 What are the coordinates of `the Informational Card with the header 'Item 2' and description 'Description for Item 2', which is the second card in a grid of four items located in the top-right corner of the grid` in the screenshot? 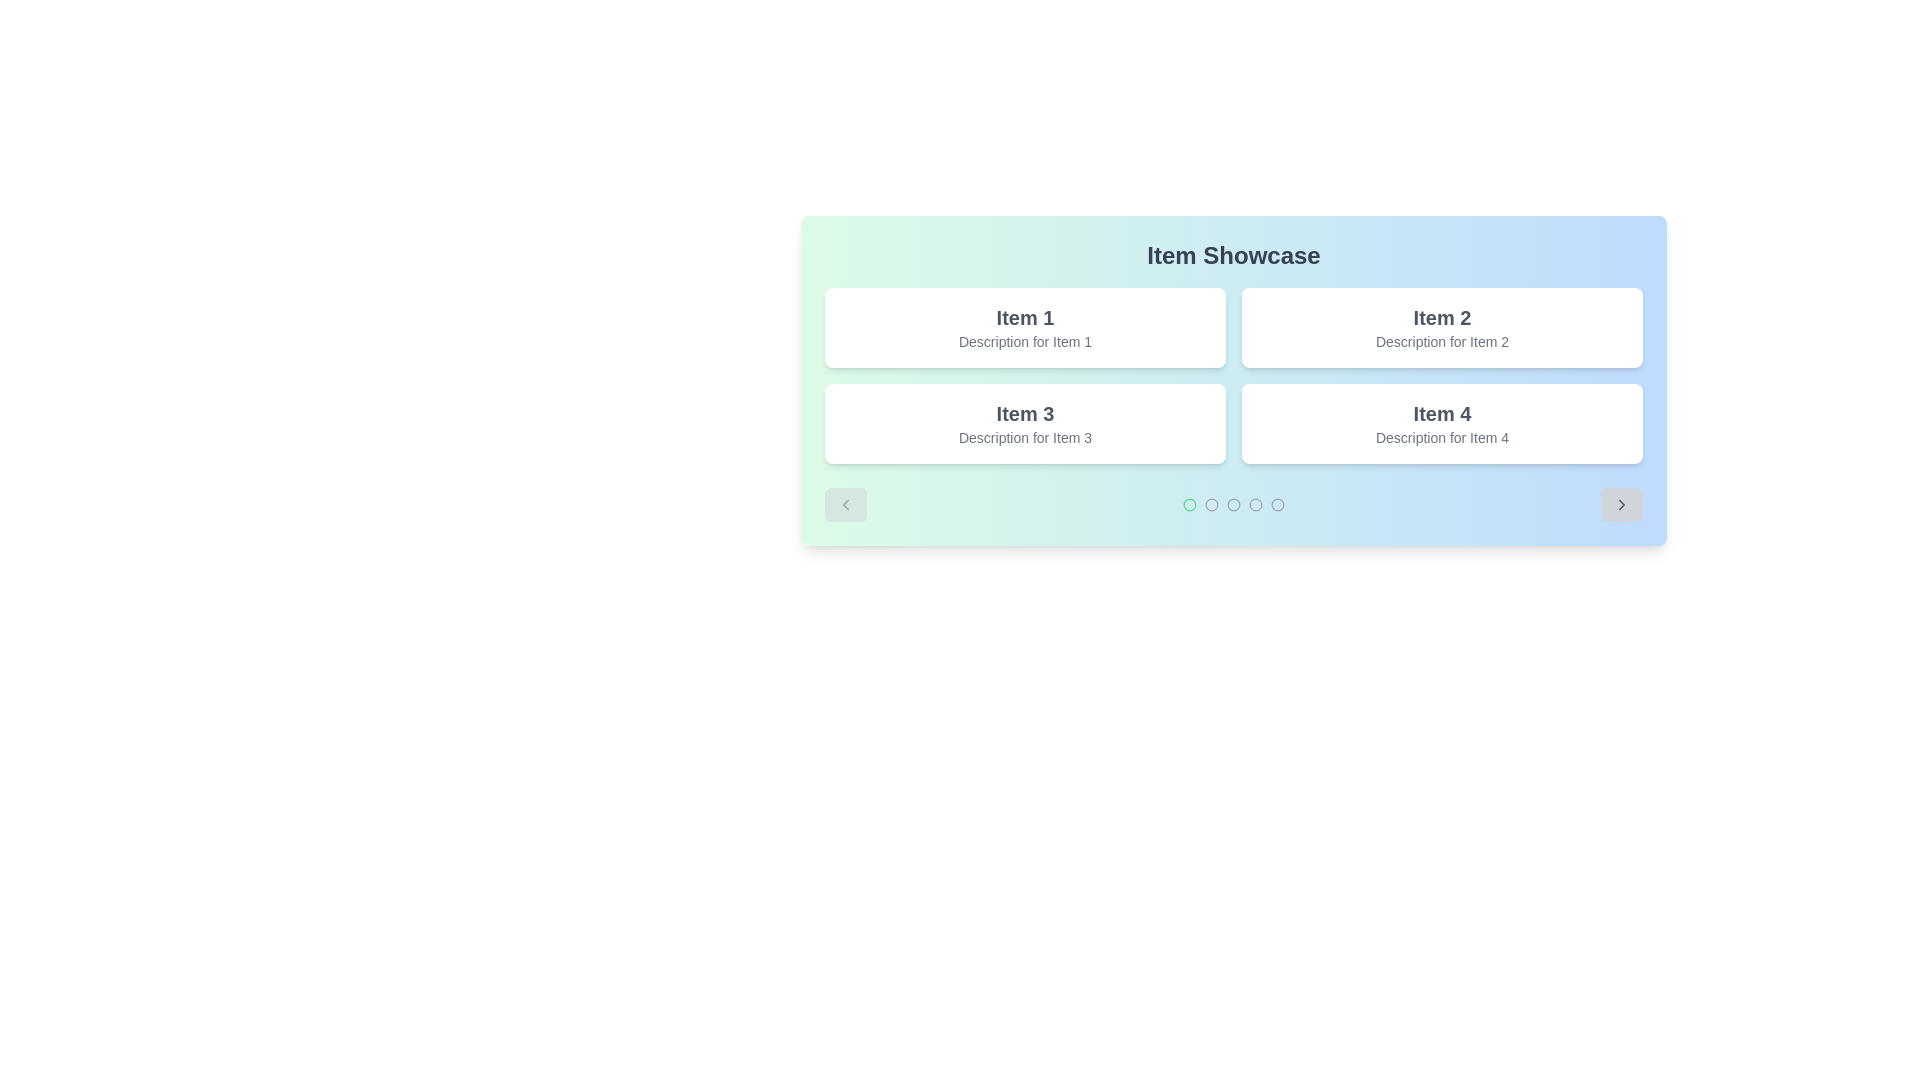 It's located at (1442, 326).